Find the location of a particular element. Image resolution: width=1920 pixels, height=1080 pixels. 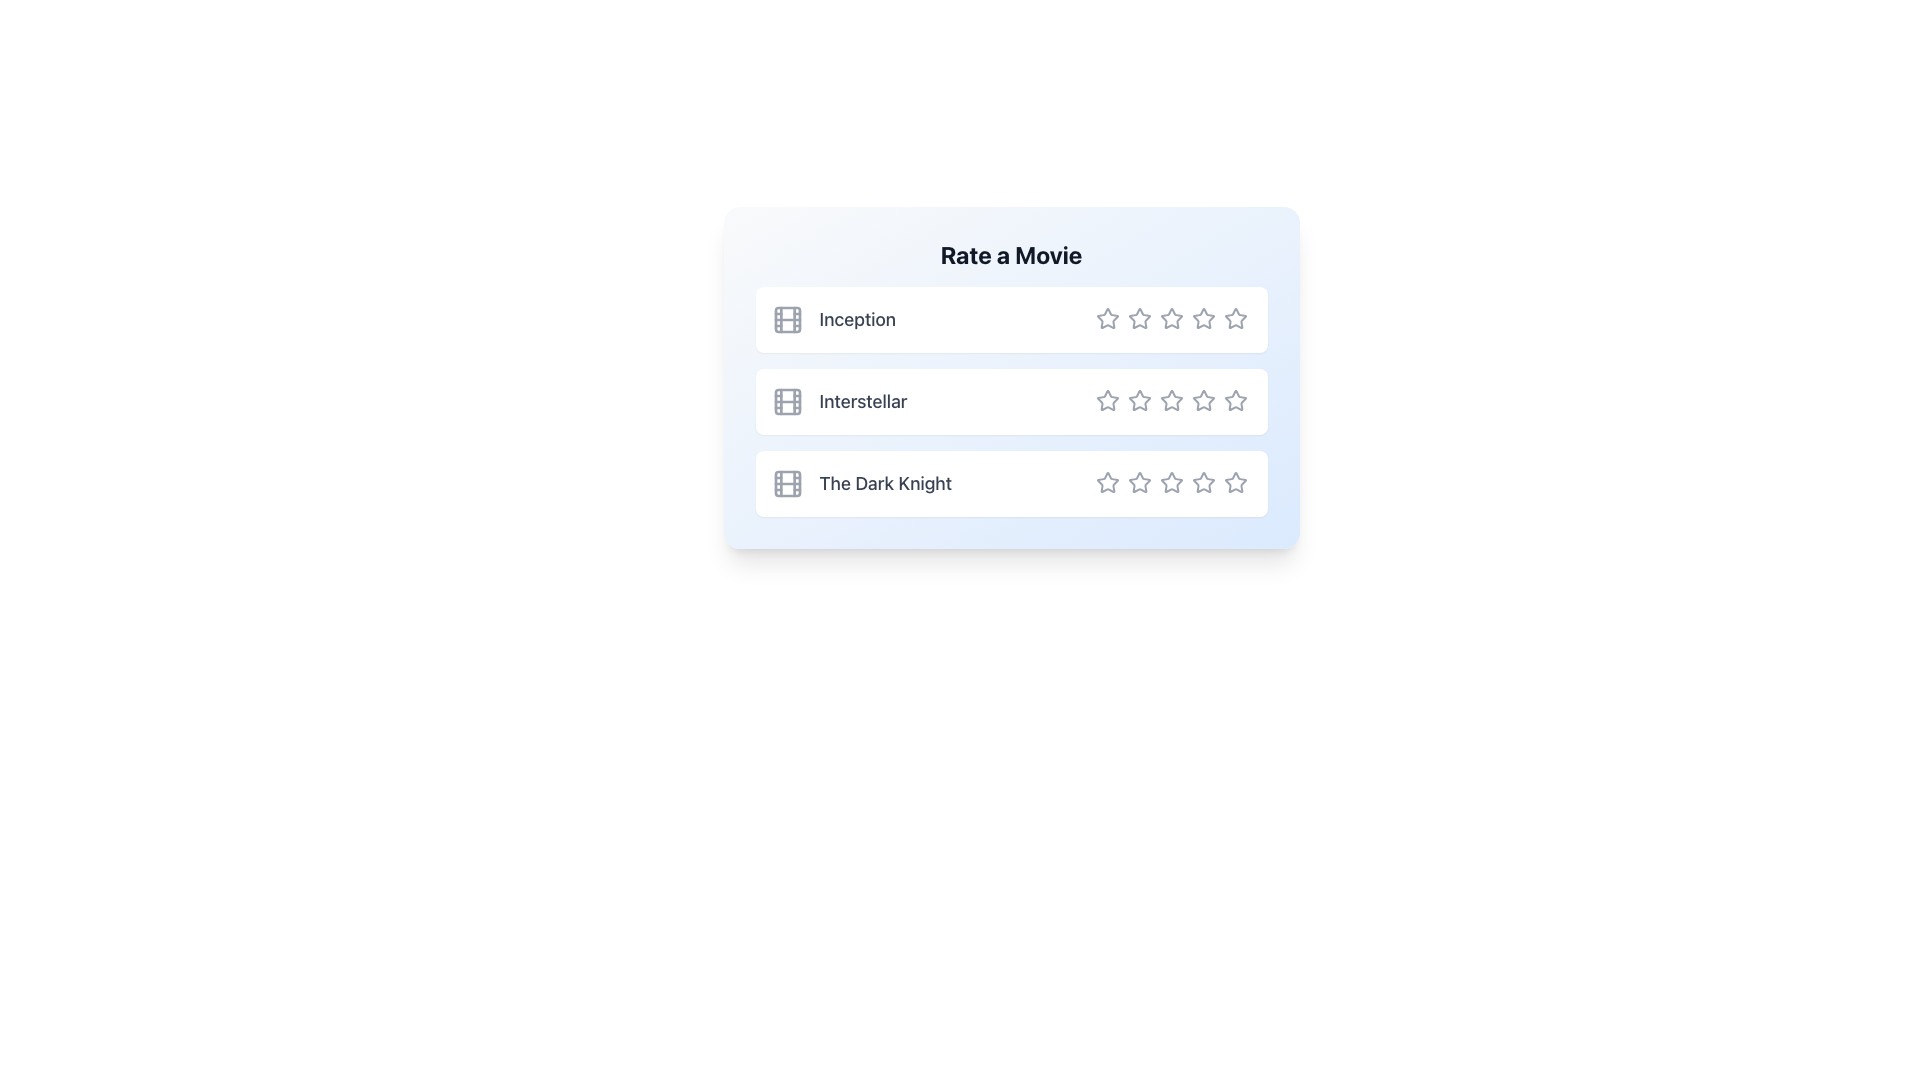

the second star-shaped icon from the left in the row of rating stars to give 'The Dark Knight' a rating of two stars is located at coordinates (1139, 482).